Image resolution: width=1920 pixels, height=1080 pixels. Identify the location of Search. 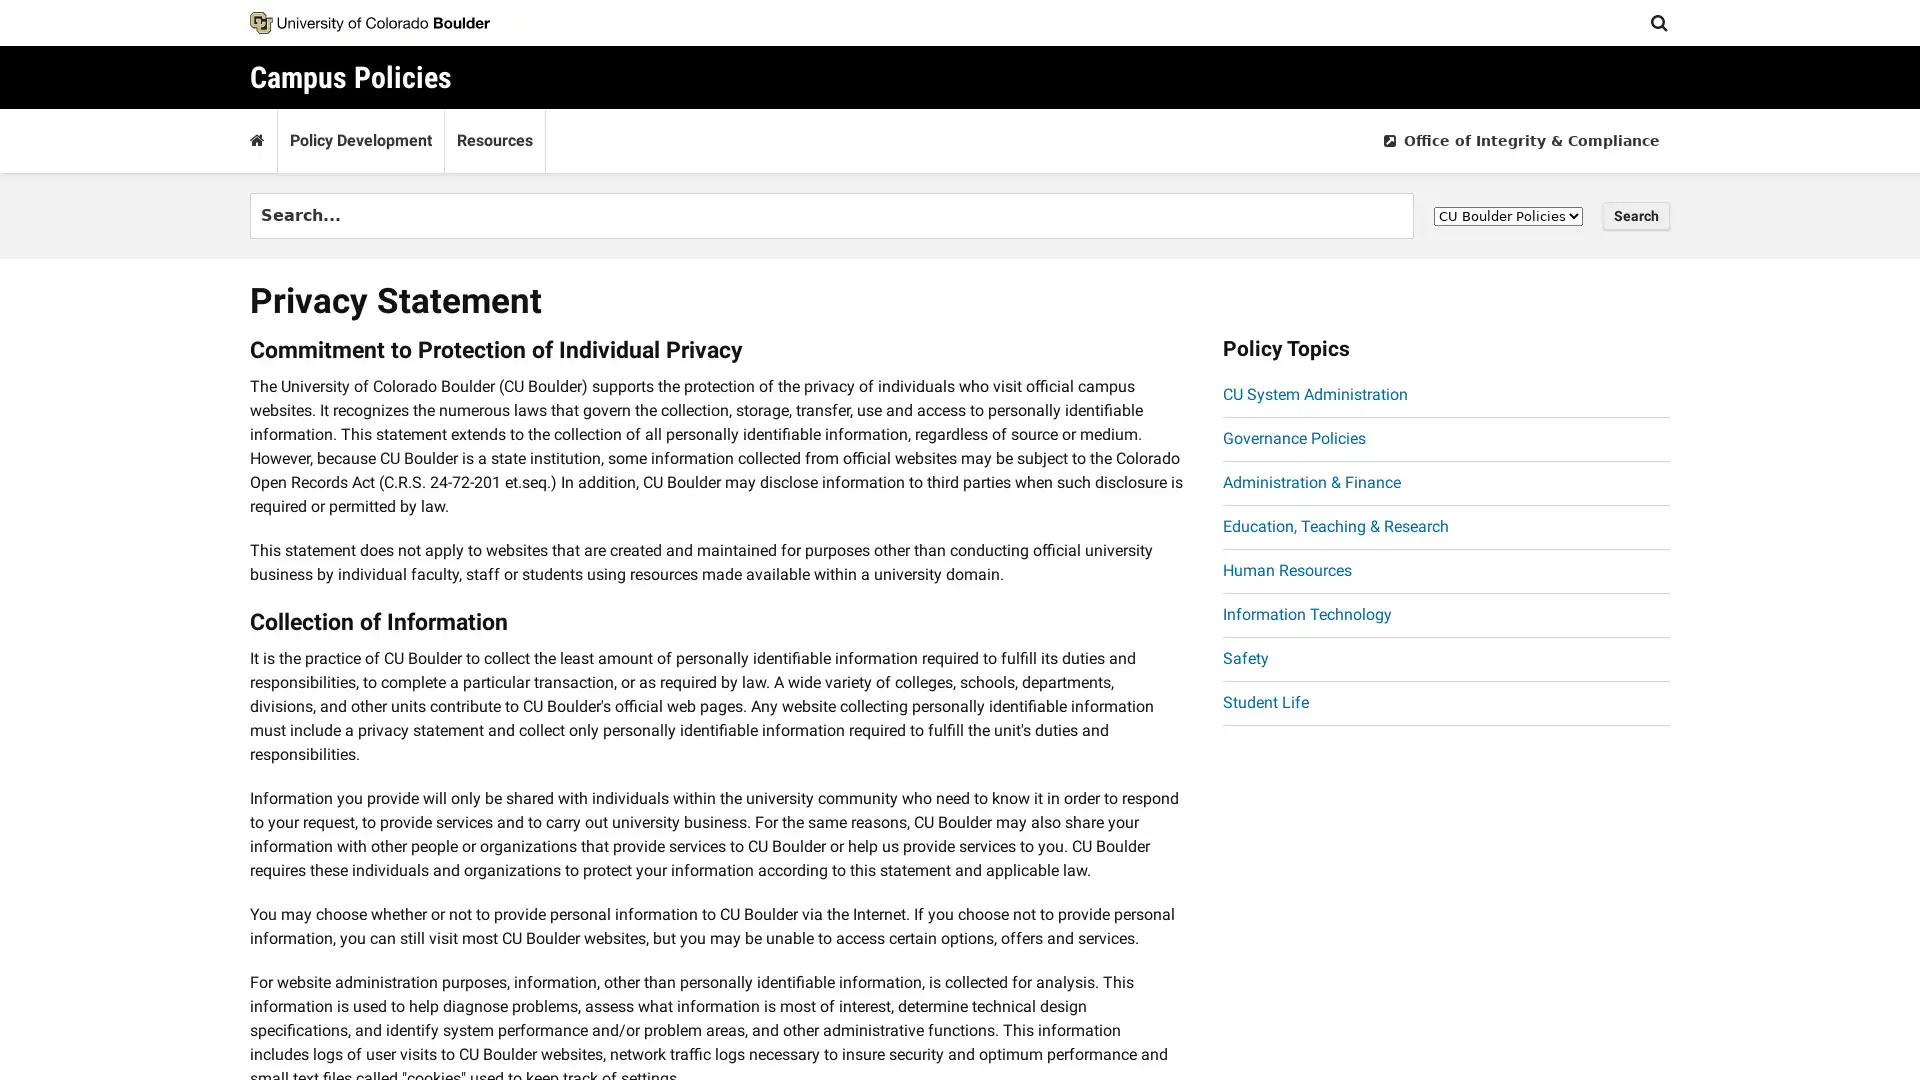
(1636, 216).